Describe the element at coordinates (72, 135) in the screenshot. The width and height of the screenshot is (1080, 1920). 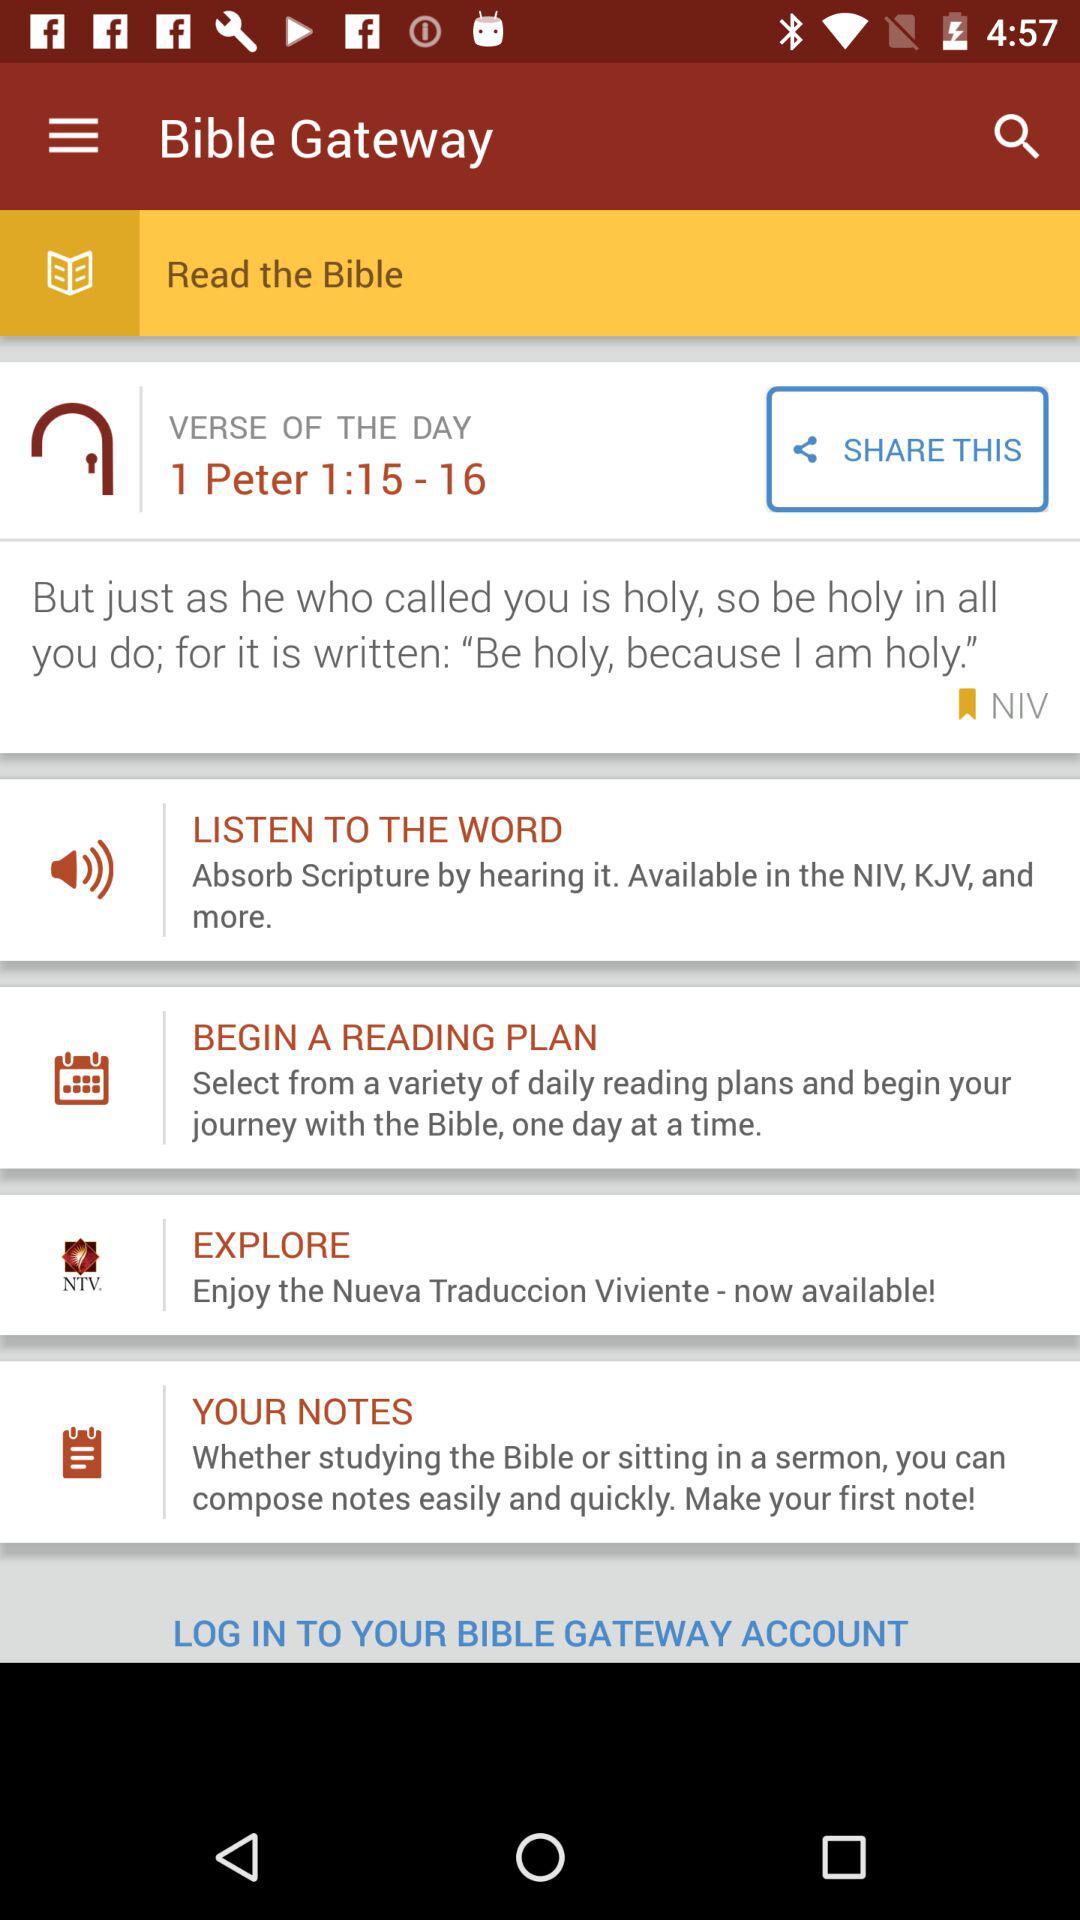
I see `the app to the left of the bible gateway icon` at that location.